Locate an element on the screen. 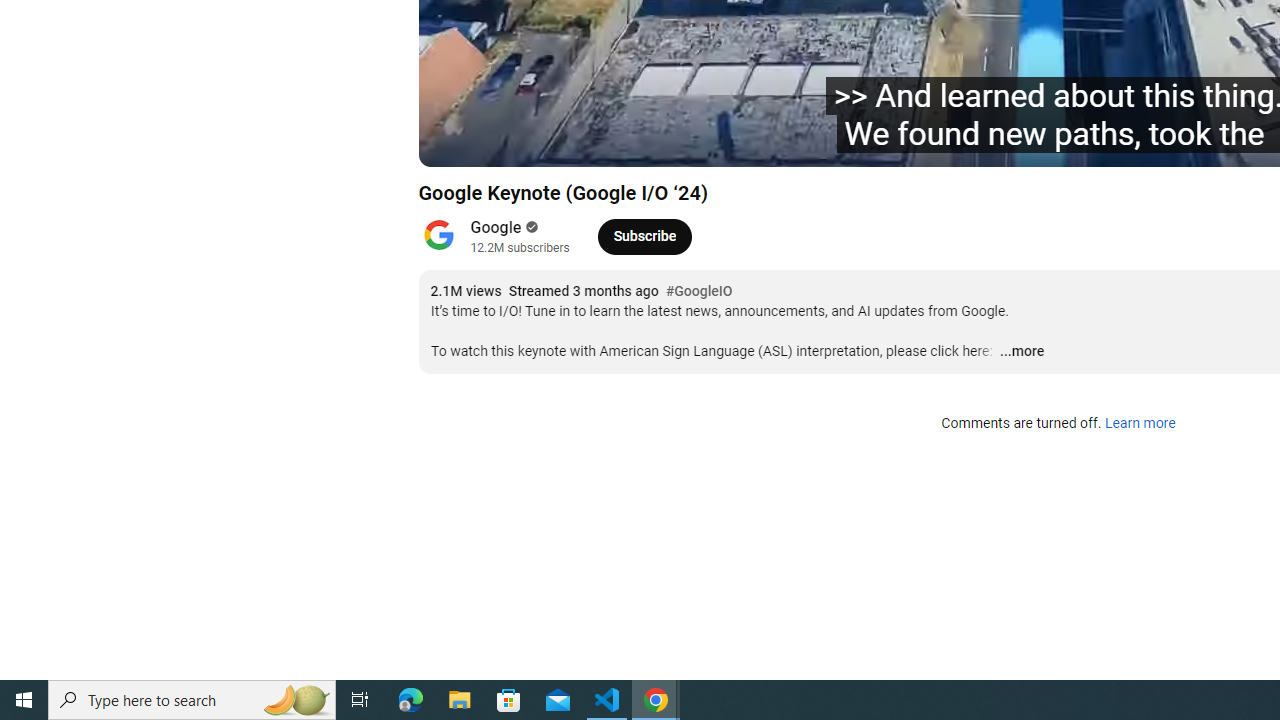 The width and height of the screenshot is (1280, 720). 'Next (SHIFT+n)' is located at coordinates (546, 141).